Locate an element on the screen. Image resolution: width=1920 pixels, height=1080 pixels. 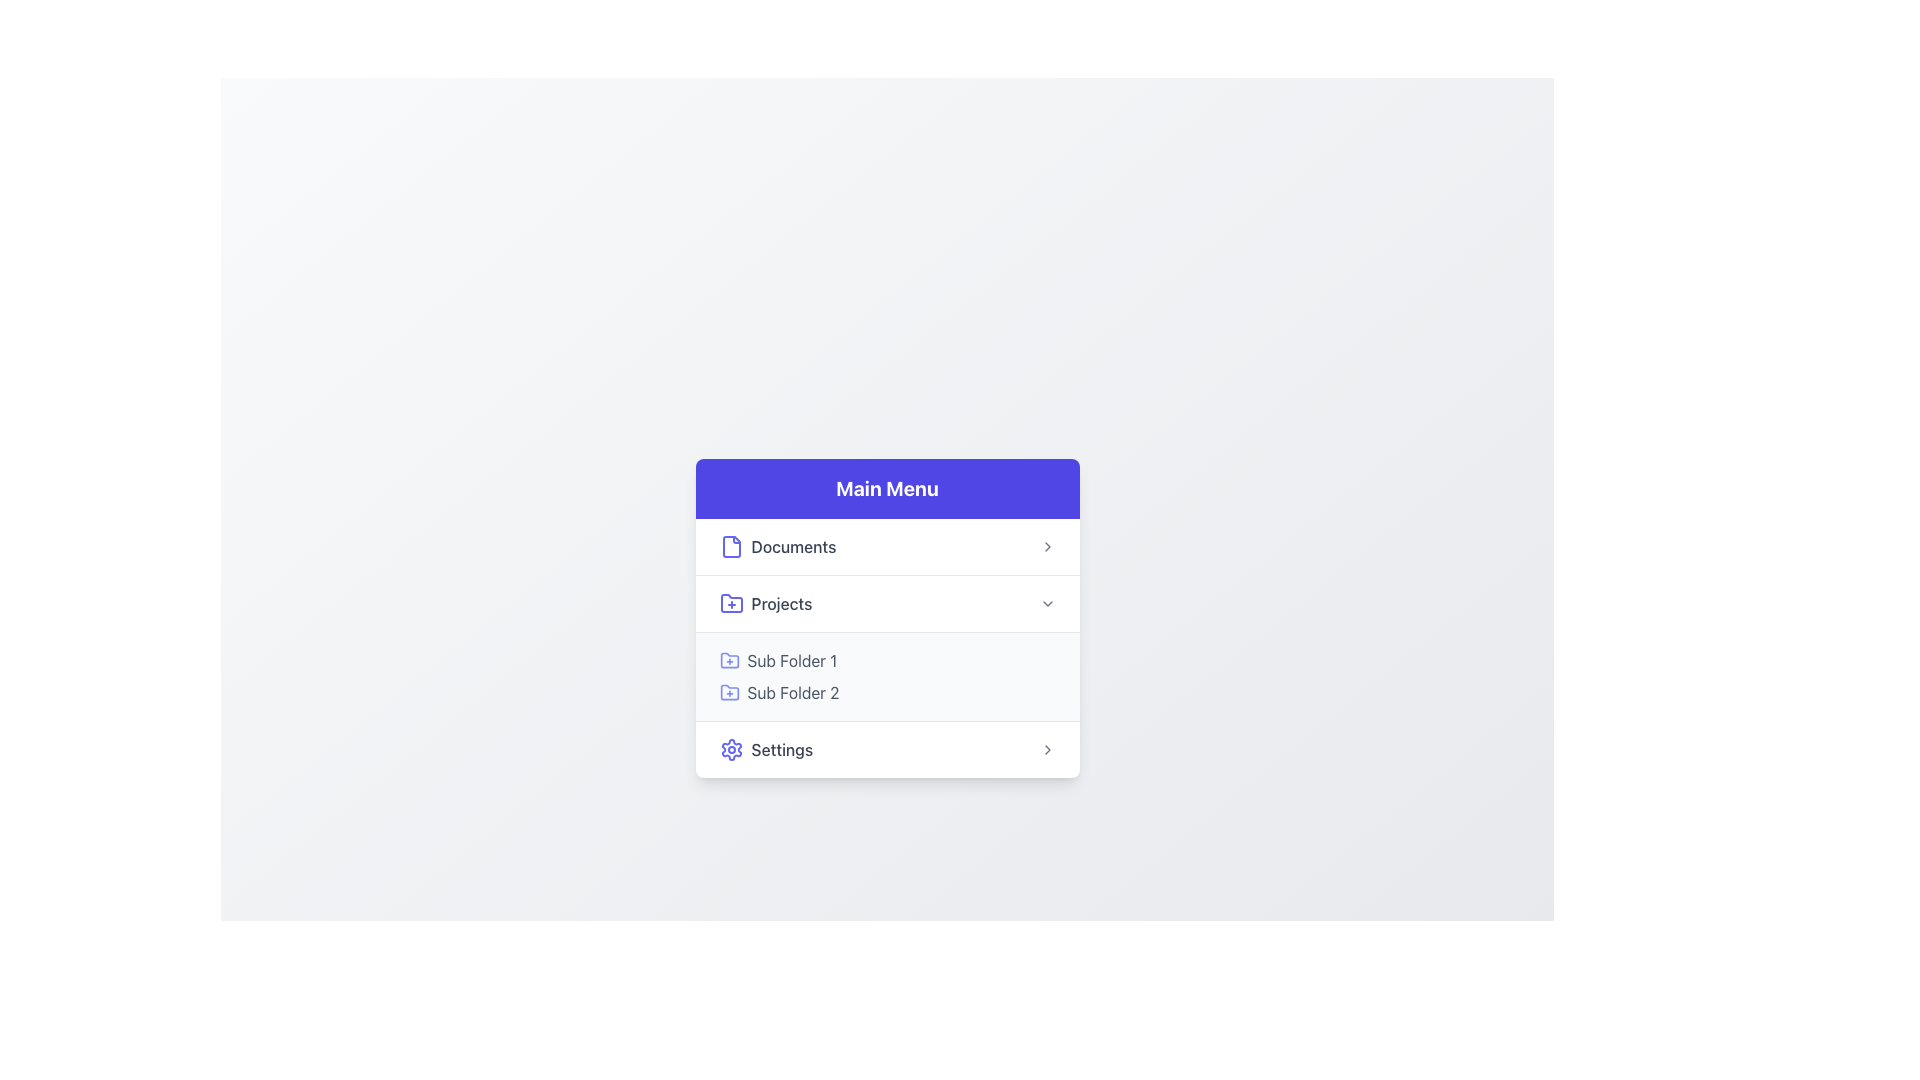
the 'Documents' text label in the Main Menu, which is adjacent to the file icon is located at coordinates (792, 546).